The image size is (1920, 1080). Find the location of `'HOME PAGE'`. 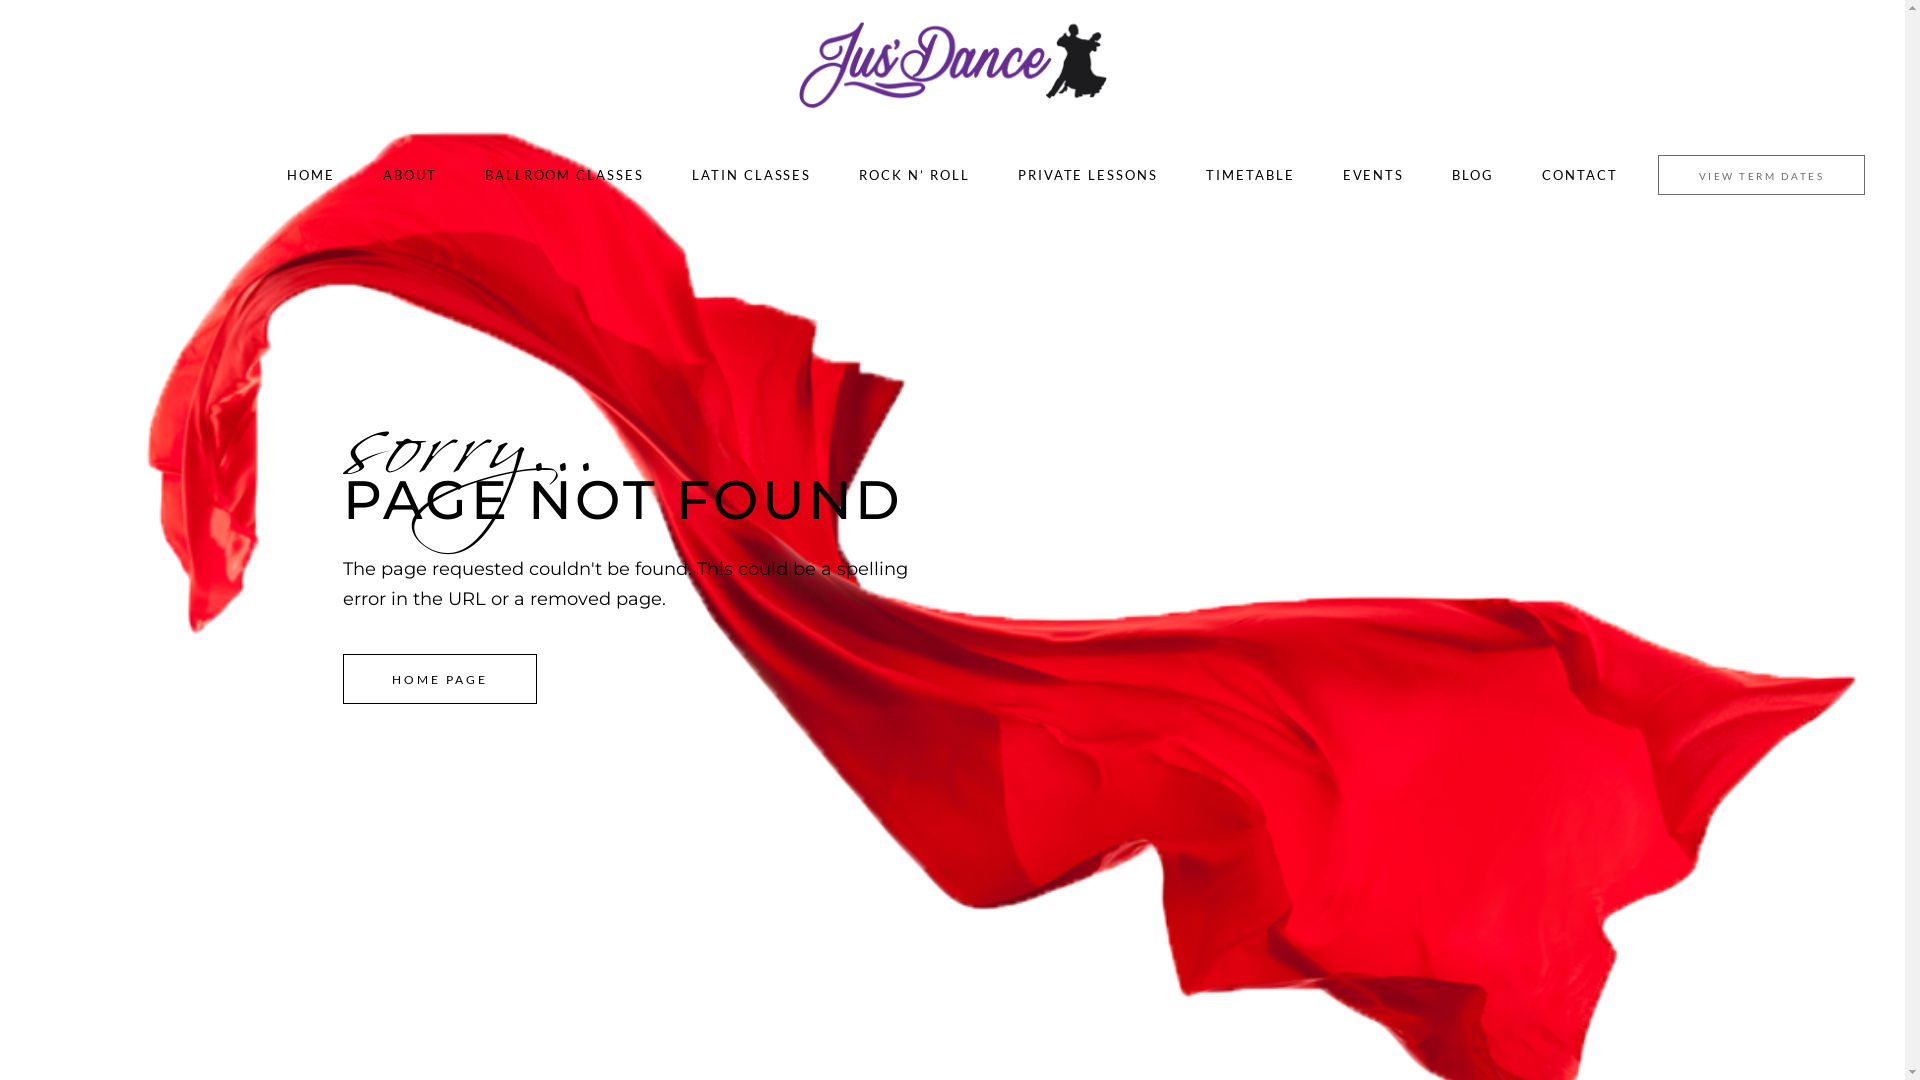

'HOME PAGE' is located at coordinates (439, 677).